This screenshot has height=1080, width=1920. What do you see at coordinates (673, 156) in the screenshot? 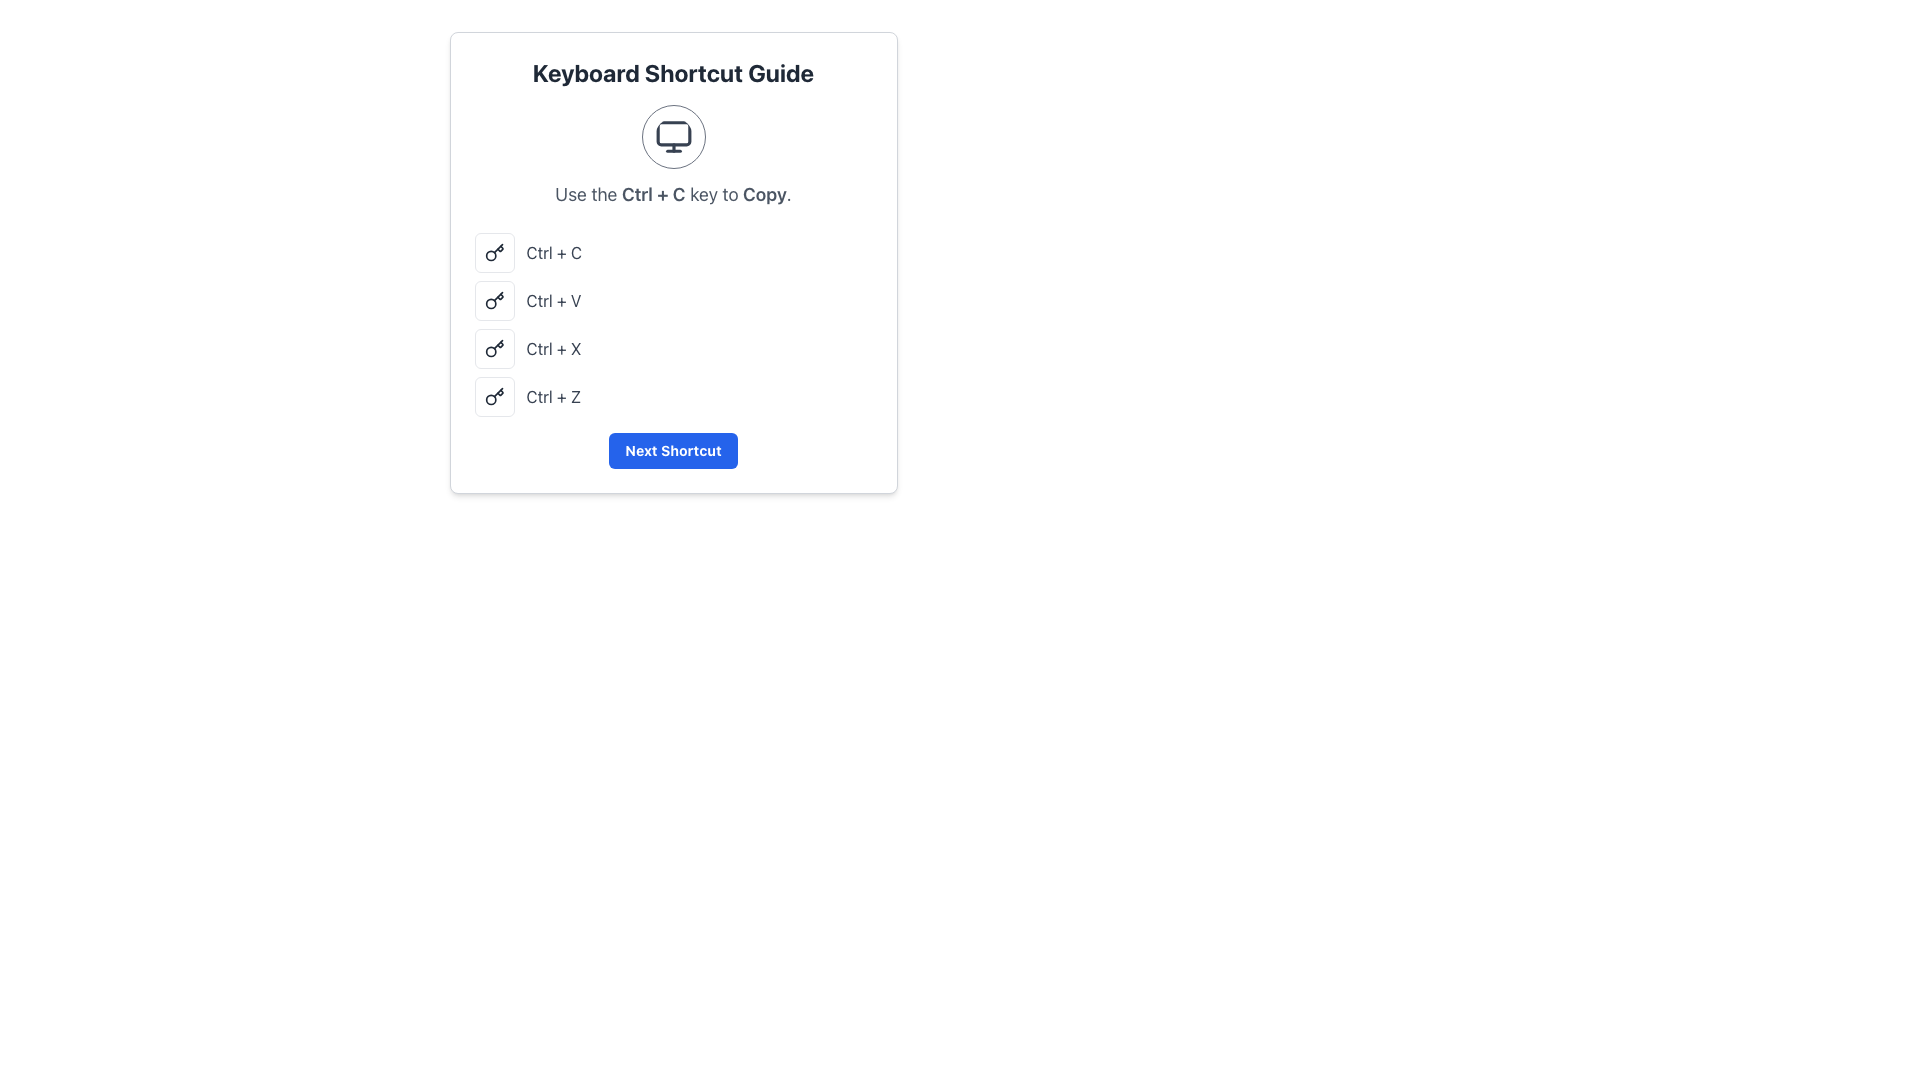
I see `the Informational Text with Icon that displays 'Use the Ctrl + C key to Copy.' This element features a circular gray-bordered icon depicting a monitor and has keywords 'Ctrl + C' and 'Copy' in bold, located within the 'Keyboard Shortcut Guide' card` at bounding box center [673, 156].